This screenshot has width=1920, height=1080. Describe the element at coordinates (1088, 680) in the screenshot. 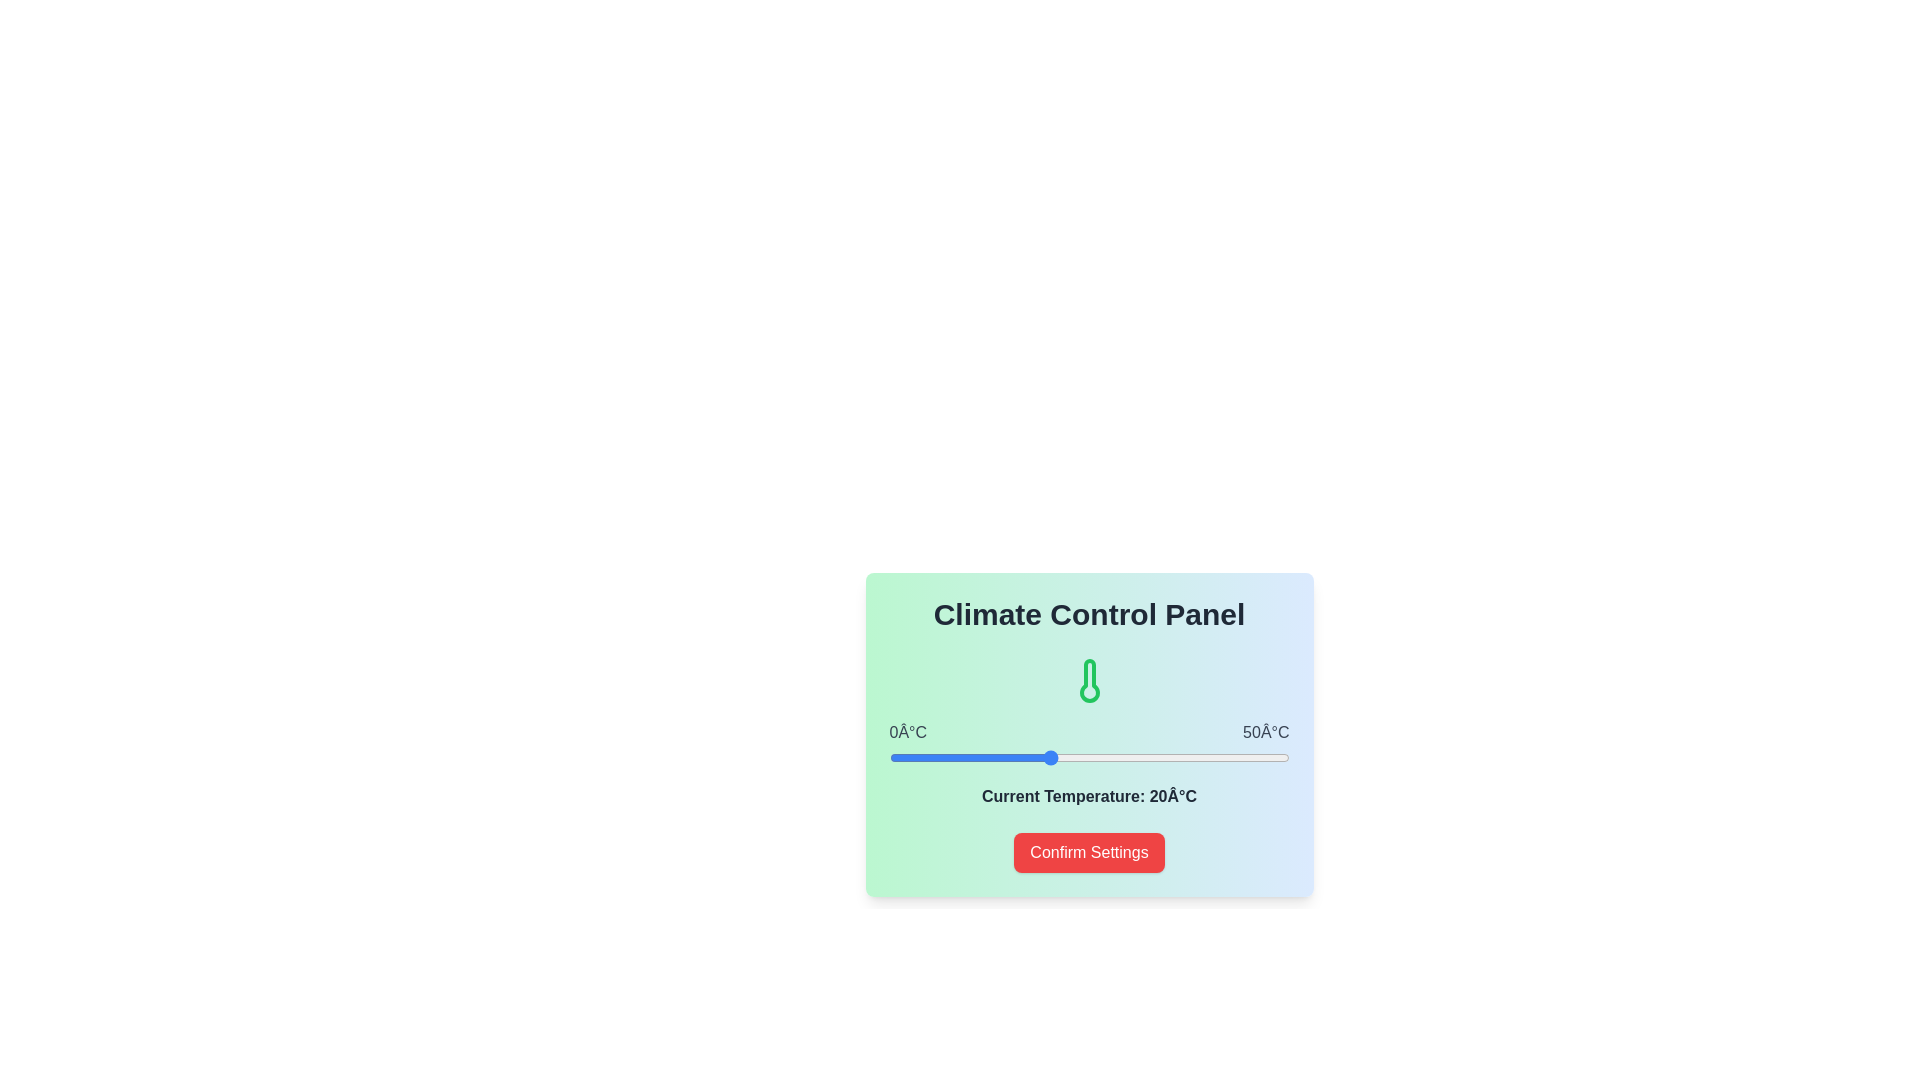

I see `the temperature icon to examine its state` at that location.